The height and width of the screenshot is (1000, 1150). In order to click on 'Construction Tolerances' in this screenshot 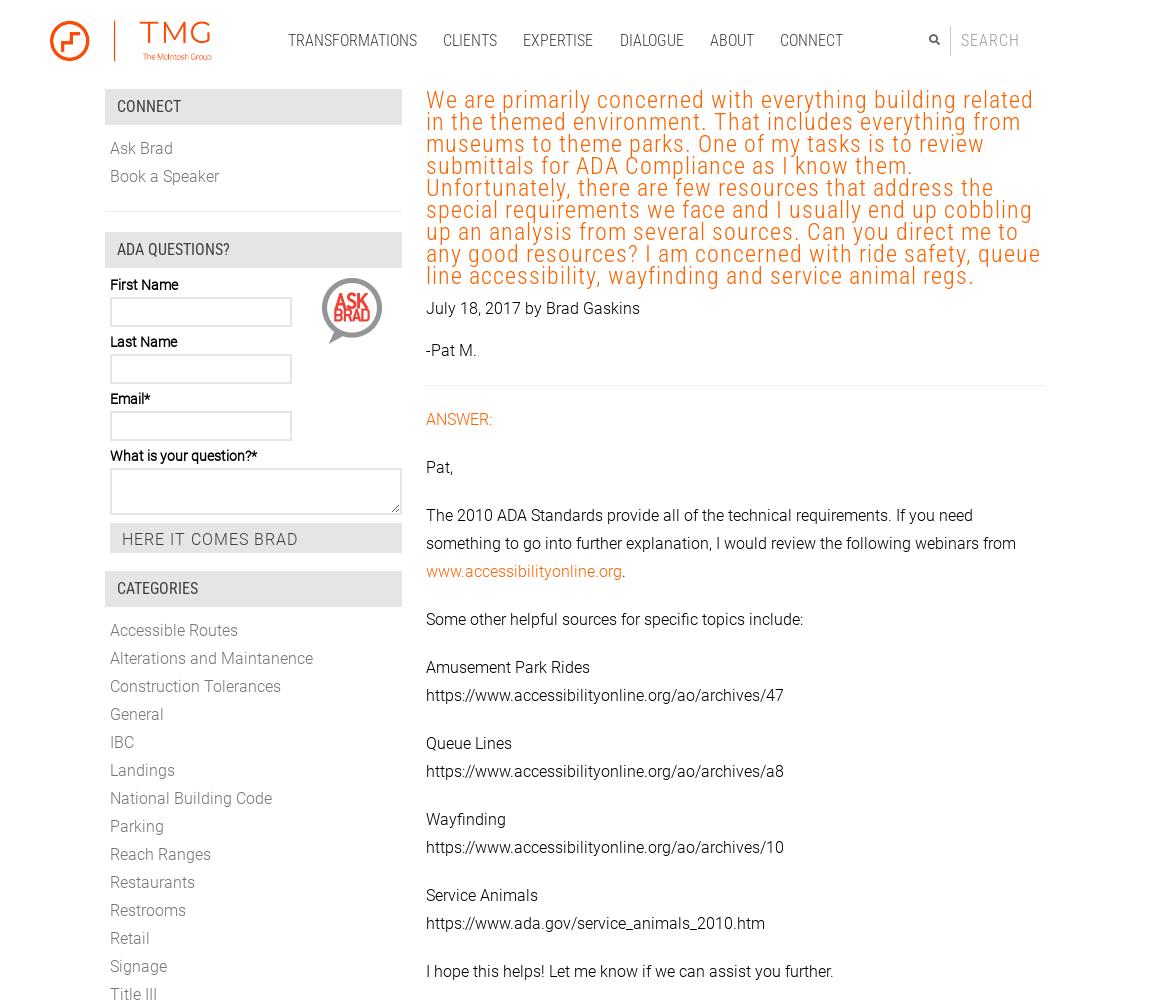, I will do `click(194, 685)`.